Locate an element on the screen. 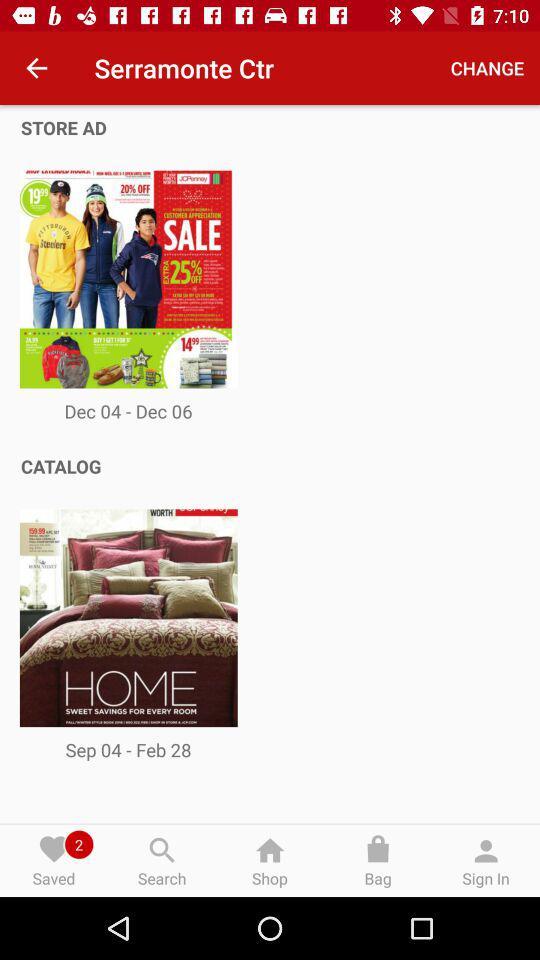  change is located at coordinates (486, 68).